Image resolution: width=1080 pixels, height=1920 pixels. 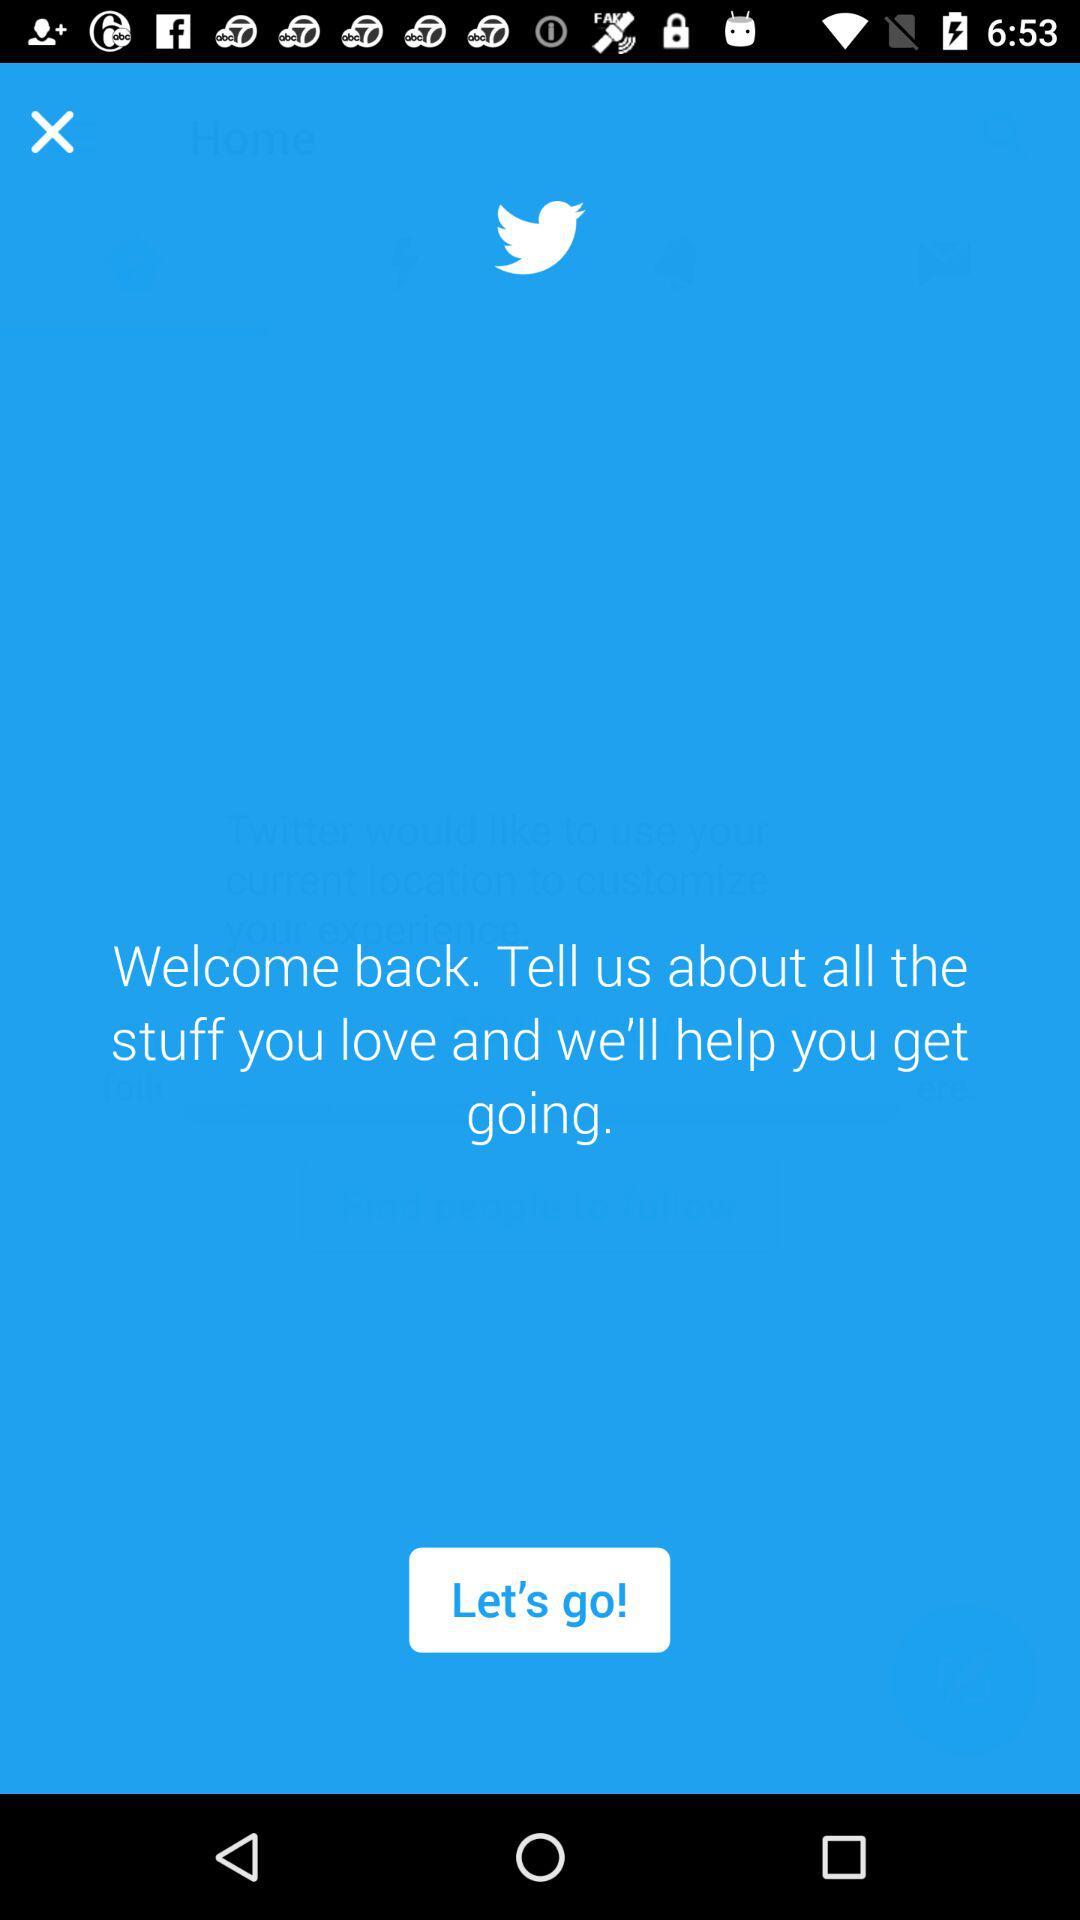 What do you see at coordinates (538, 1600) in the screenshot?
I see `item below the welcome back tell item` at bounding box center [538, 1600].